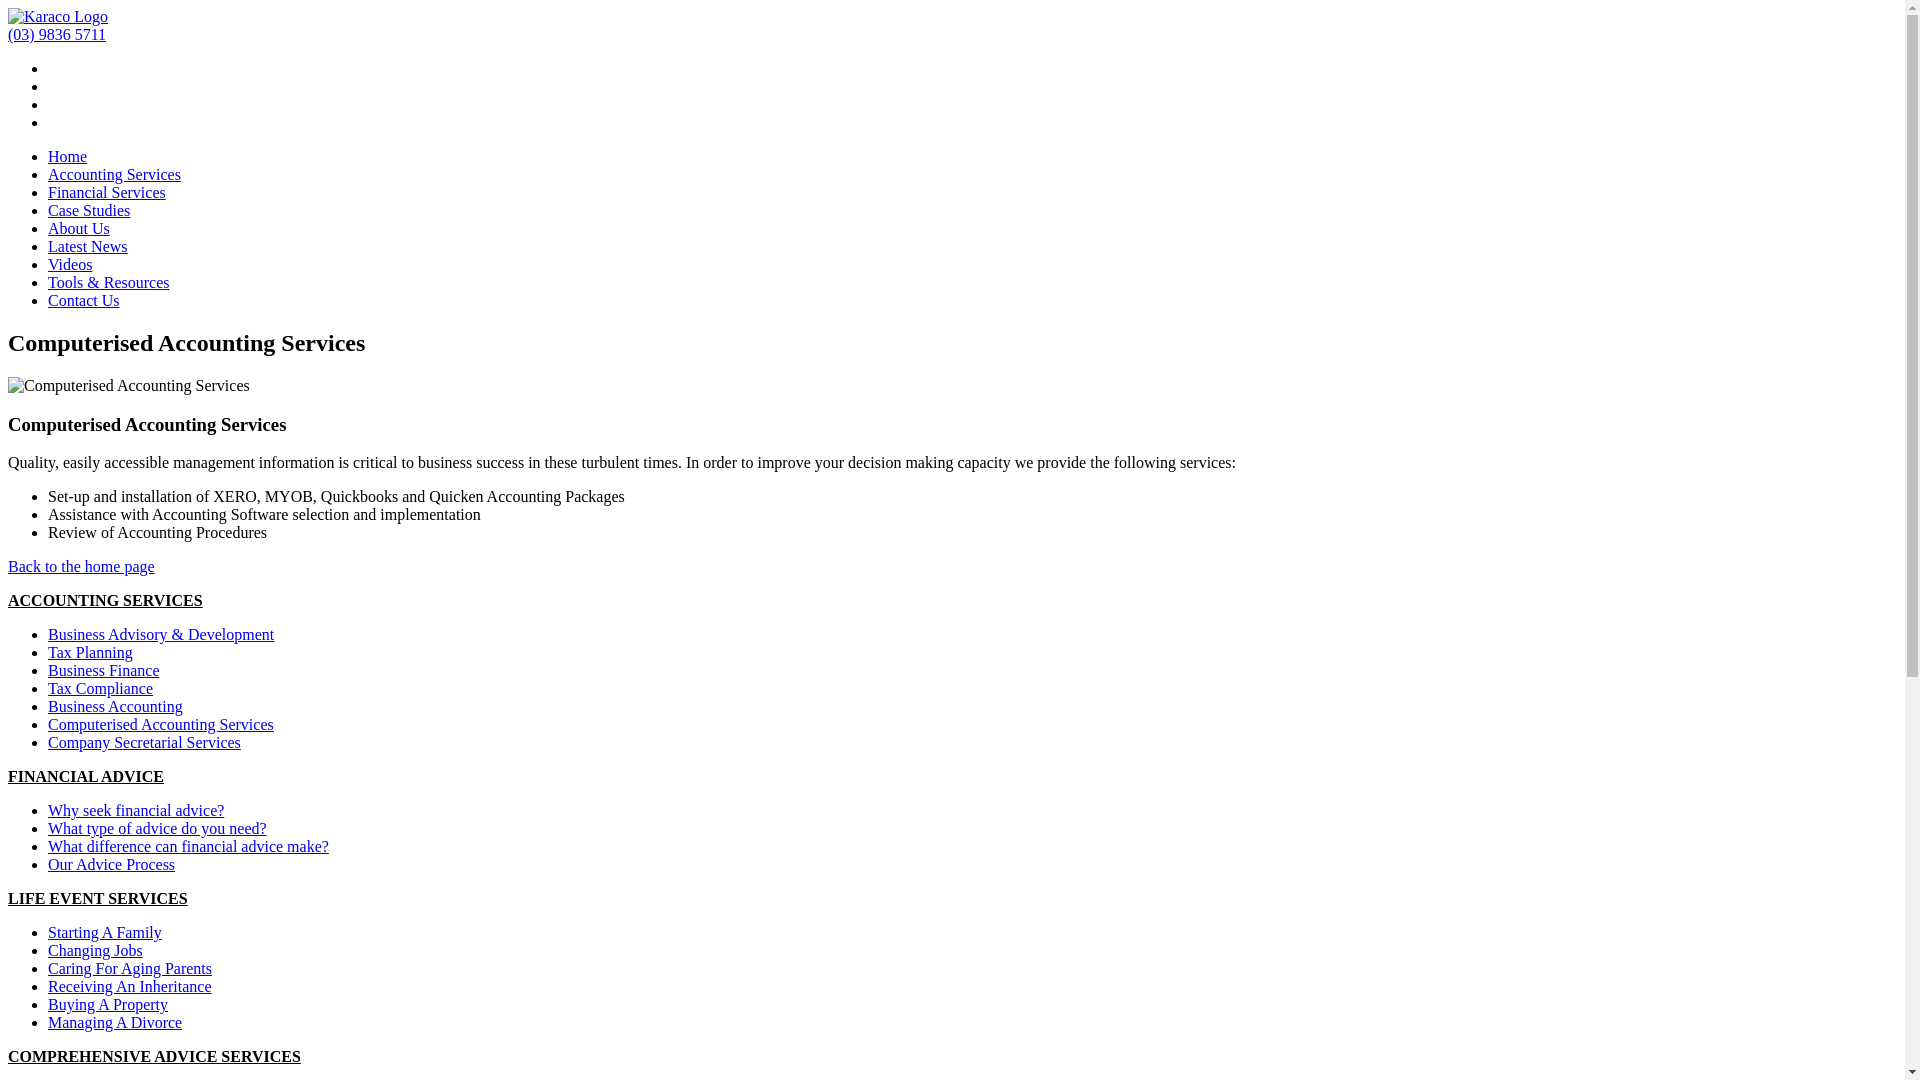 This screenshot has height=1080, width=1920. Describe the element at coordinates (134, 810) in the screenshot. I see `'Why seek financial advice?'` at that location.